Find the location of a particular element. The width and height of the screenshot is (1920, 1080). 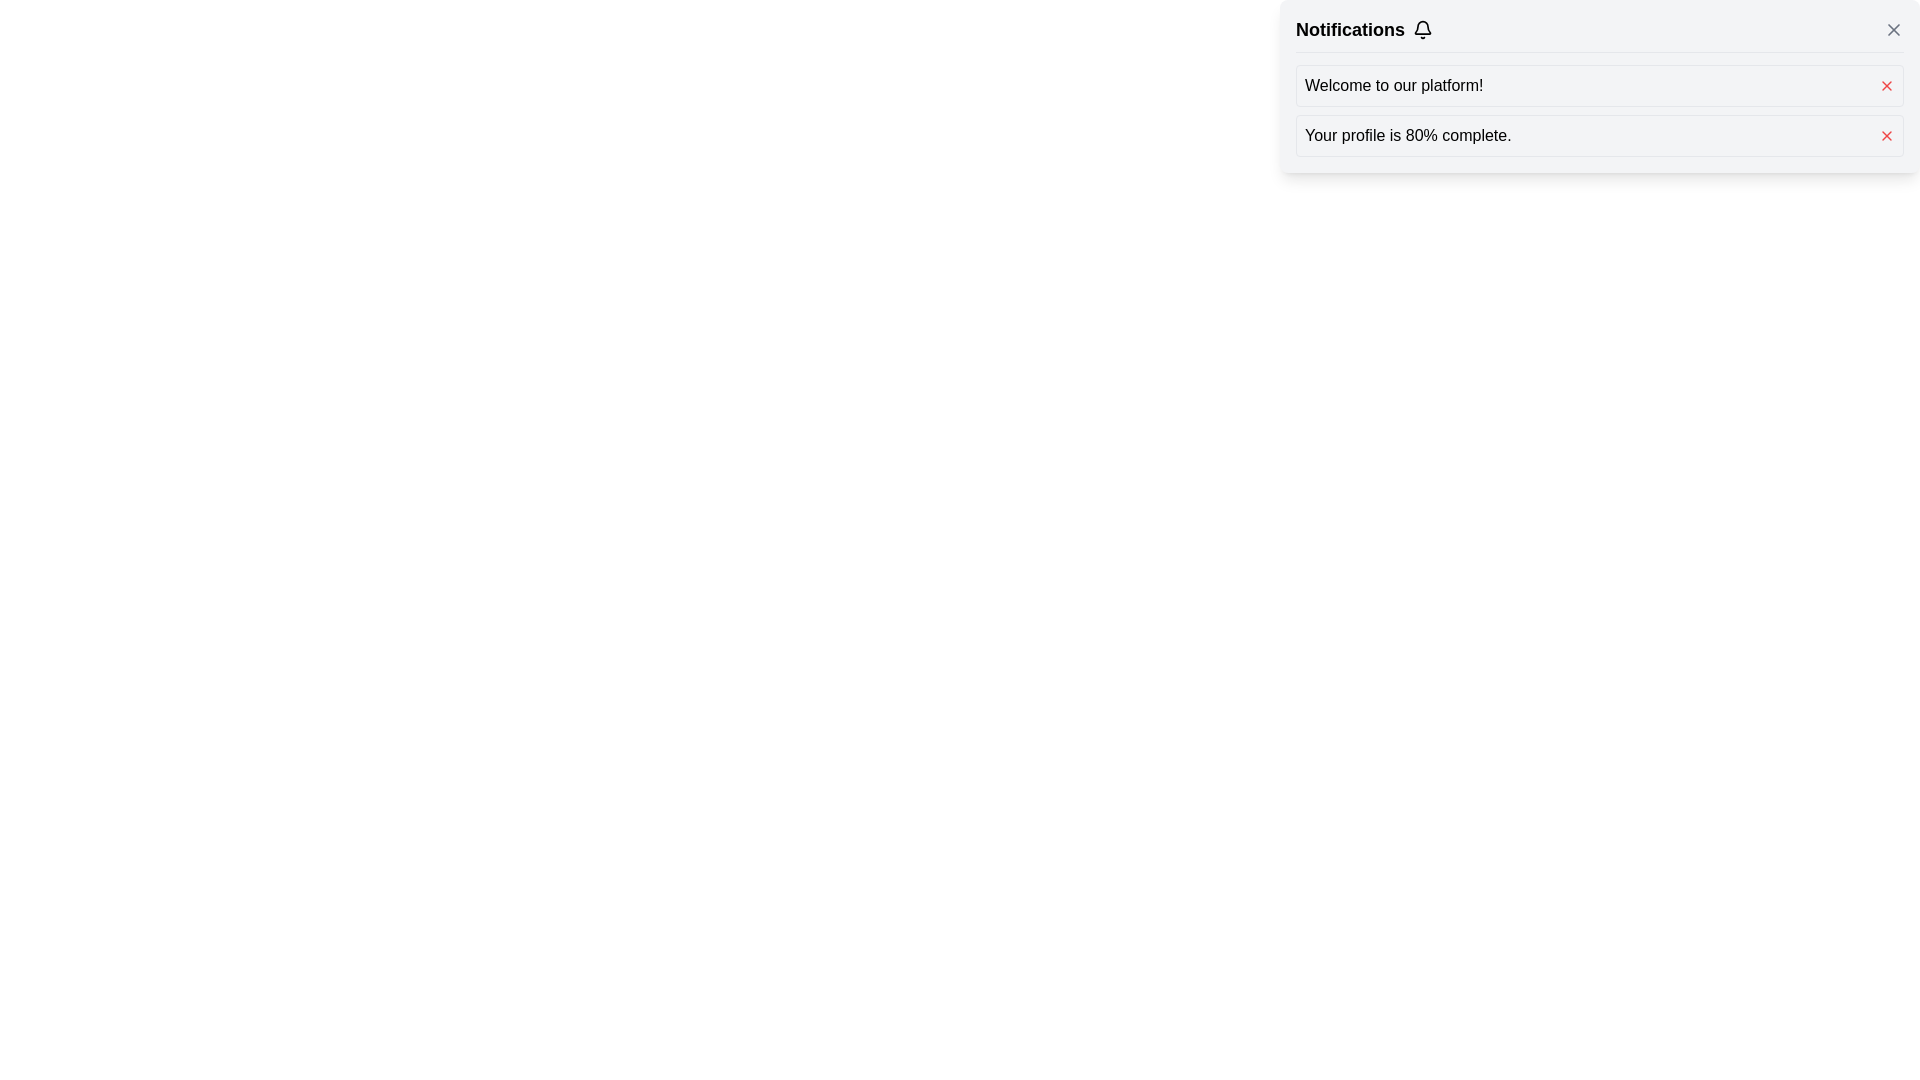

the close icon located at the top-right corner of the notification card is located at coordinates (1893, 30).